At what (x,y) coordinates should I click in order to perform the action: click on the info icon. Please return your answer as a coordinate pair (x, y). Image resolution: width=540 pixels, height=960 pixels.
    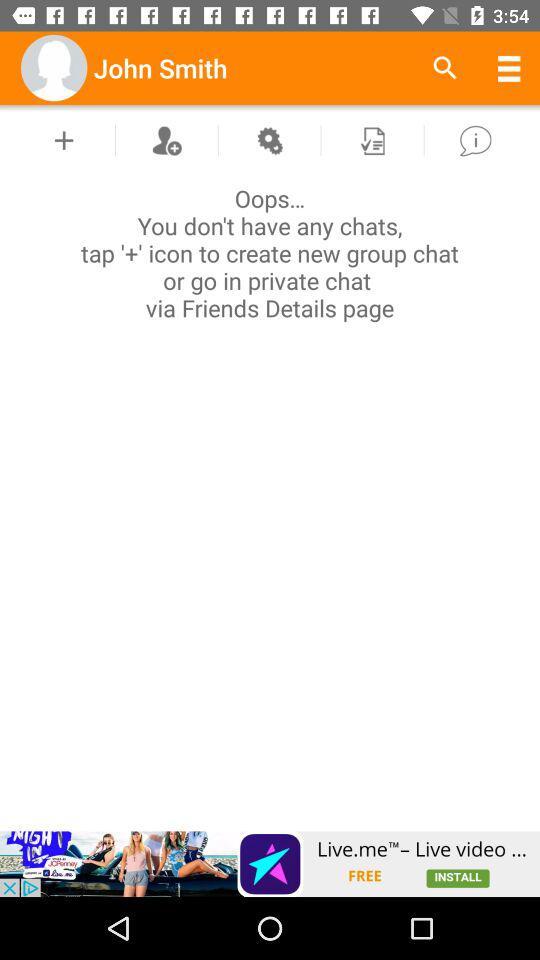
    Looking at the image, I should click on (474, 139).